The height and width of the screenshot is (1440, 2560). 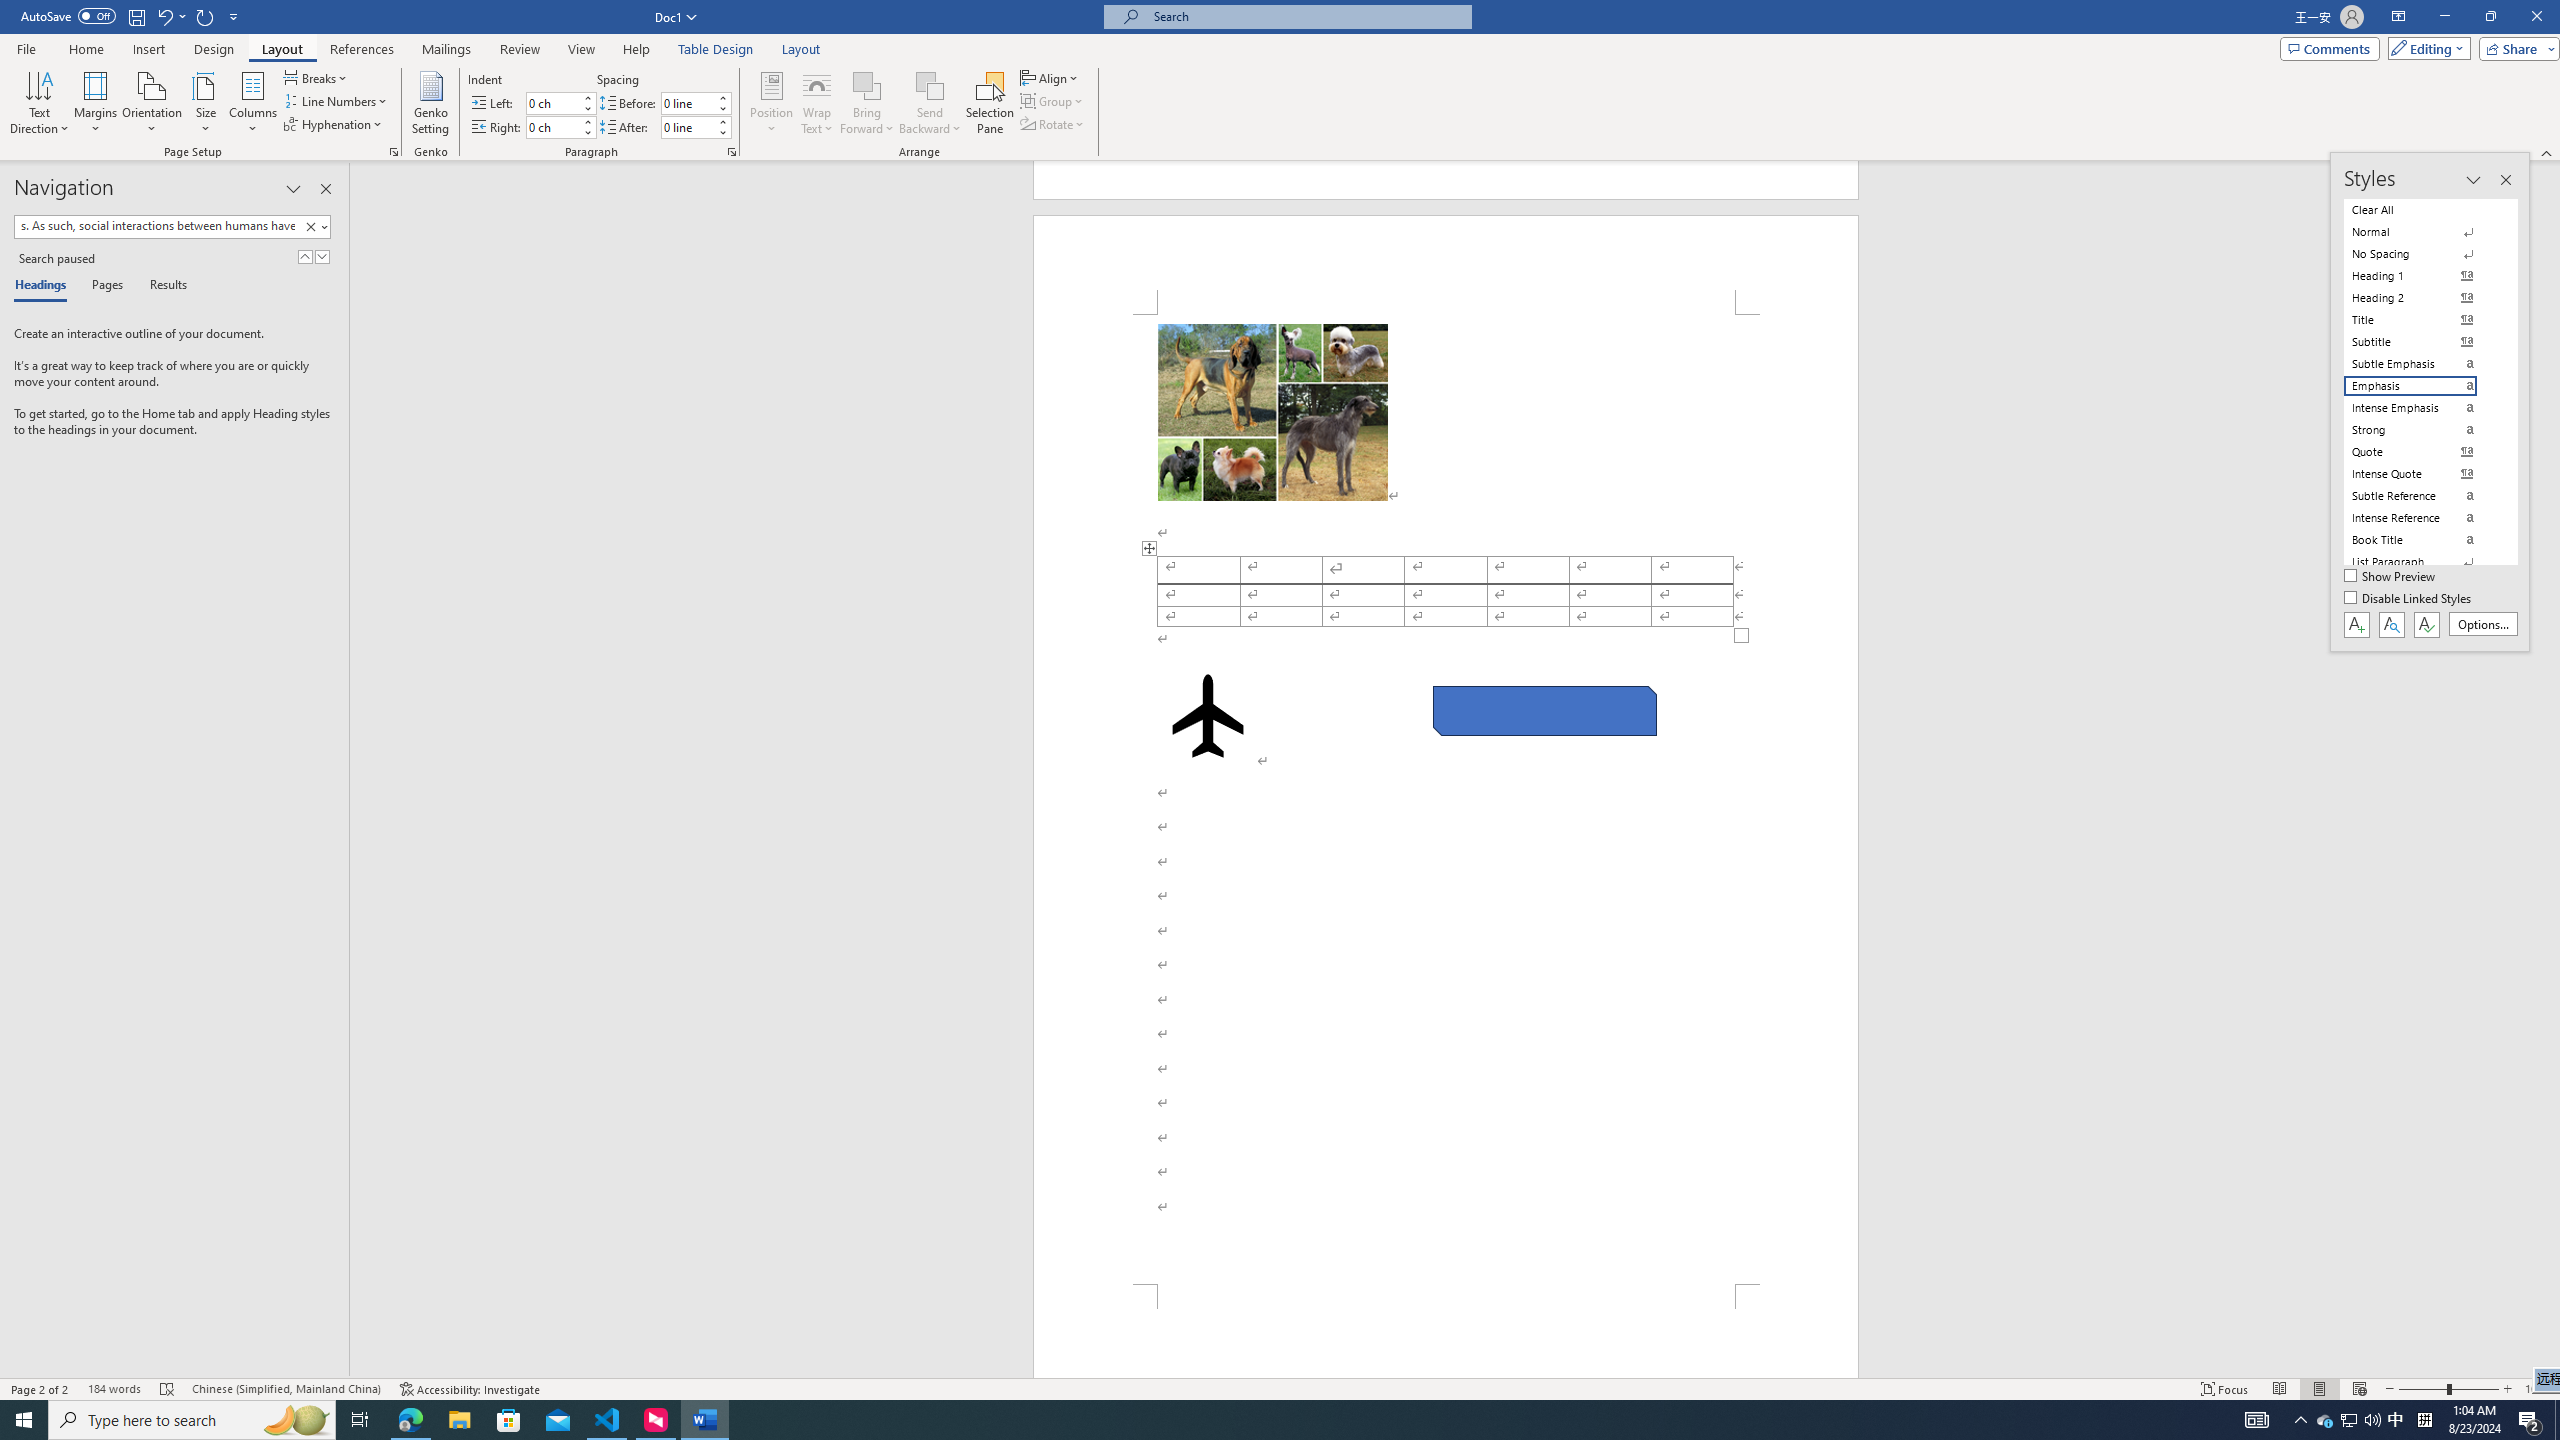 What do you see at coordinates (2392, 577) in the screenshot?
I see `'Show Preview'` at bounding box center [2392, 577].